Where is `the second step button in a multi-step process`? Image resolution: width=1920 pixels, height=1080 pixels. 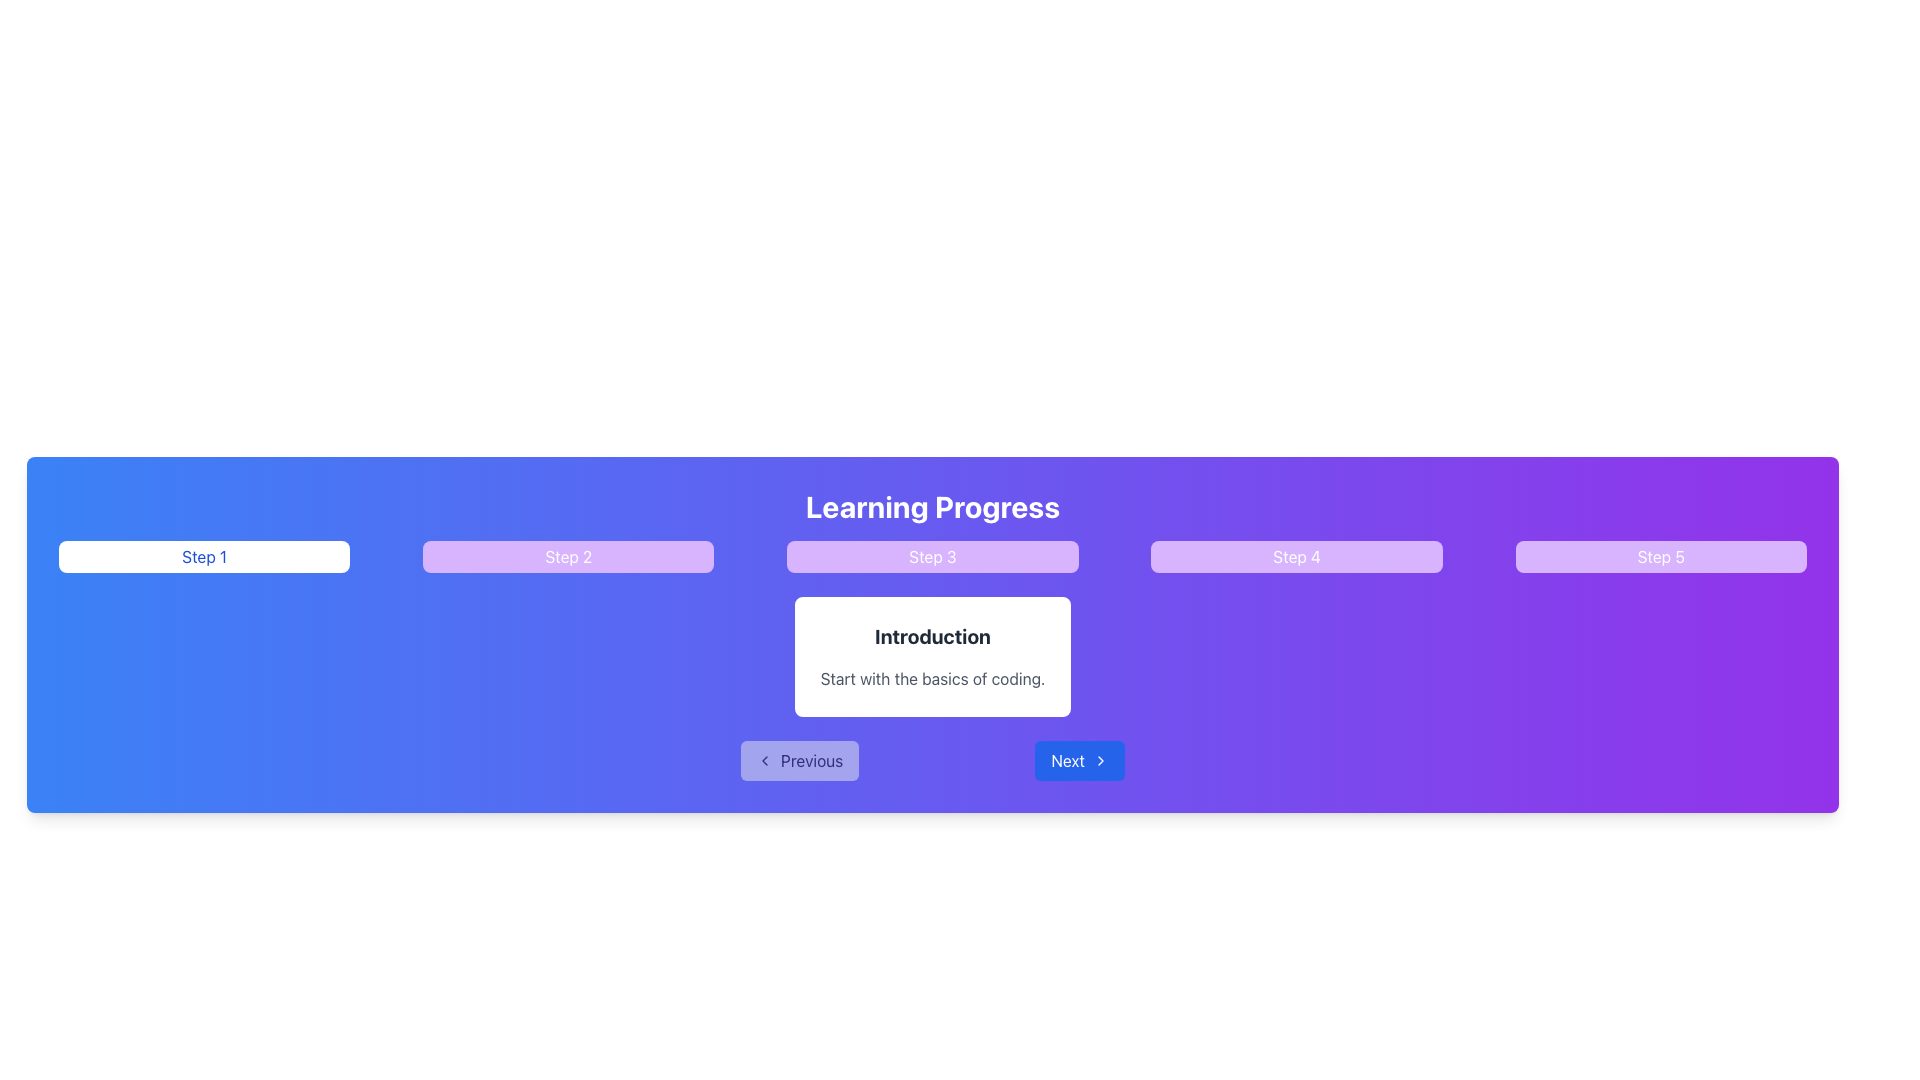
the second step button in a multi-step process is located at coordinates (567, 556).